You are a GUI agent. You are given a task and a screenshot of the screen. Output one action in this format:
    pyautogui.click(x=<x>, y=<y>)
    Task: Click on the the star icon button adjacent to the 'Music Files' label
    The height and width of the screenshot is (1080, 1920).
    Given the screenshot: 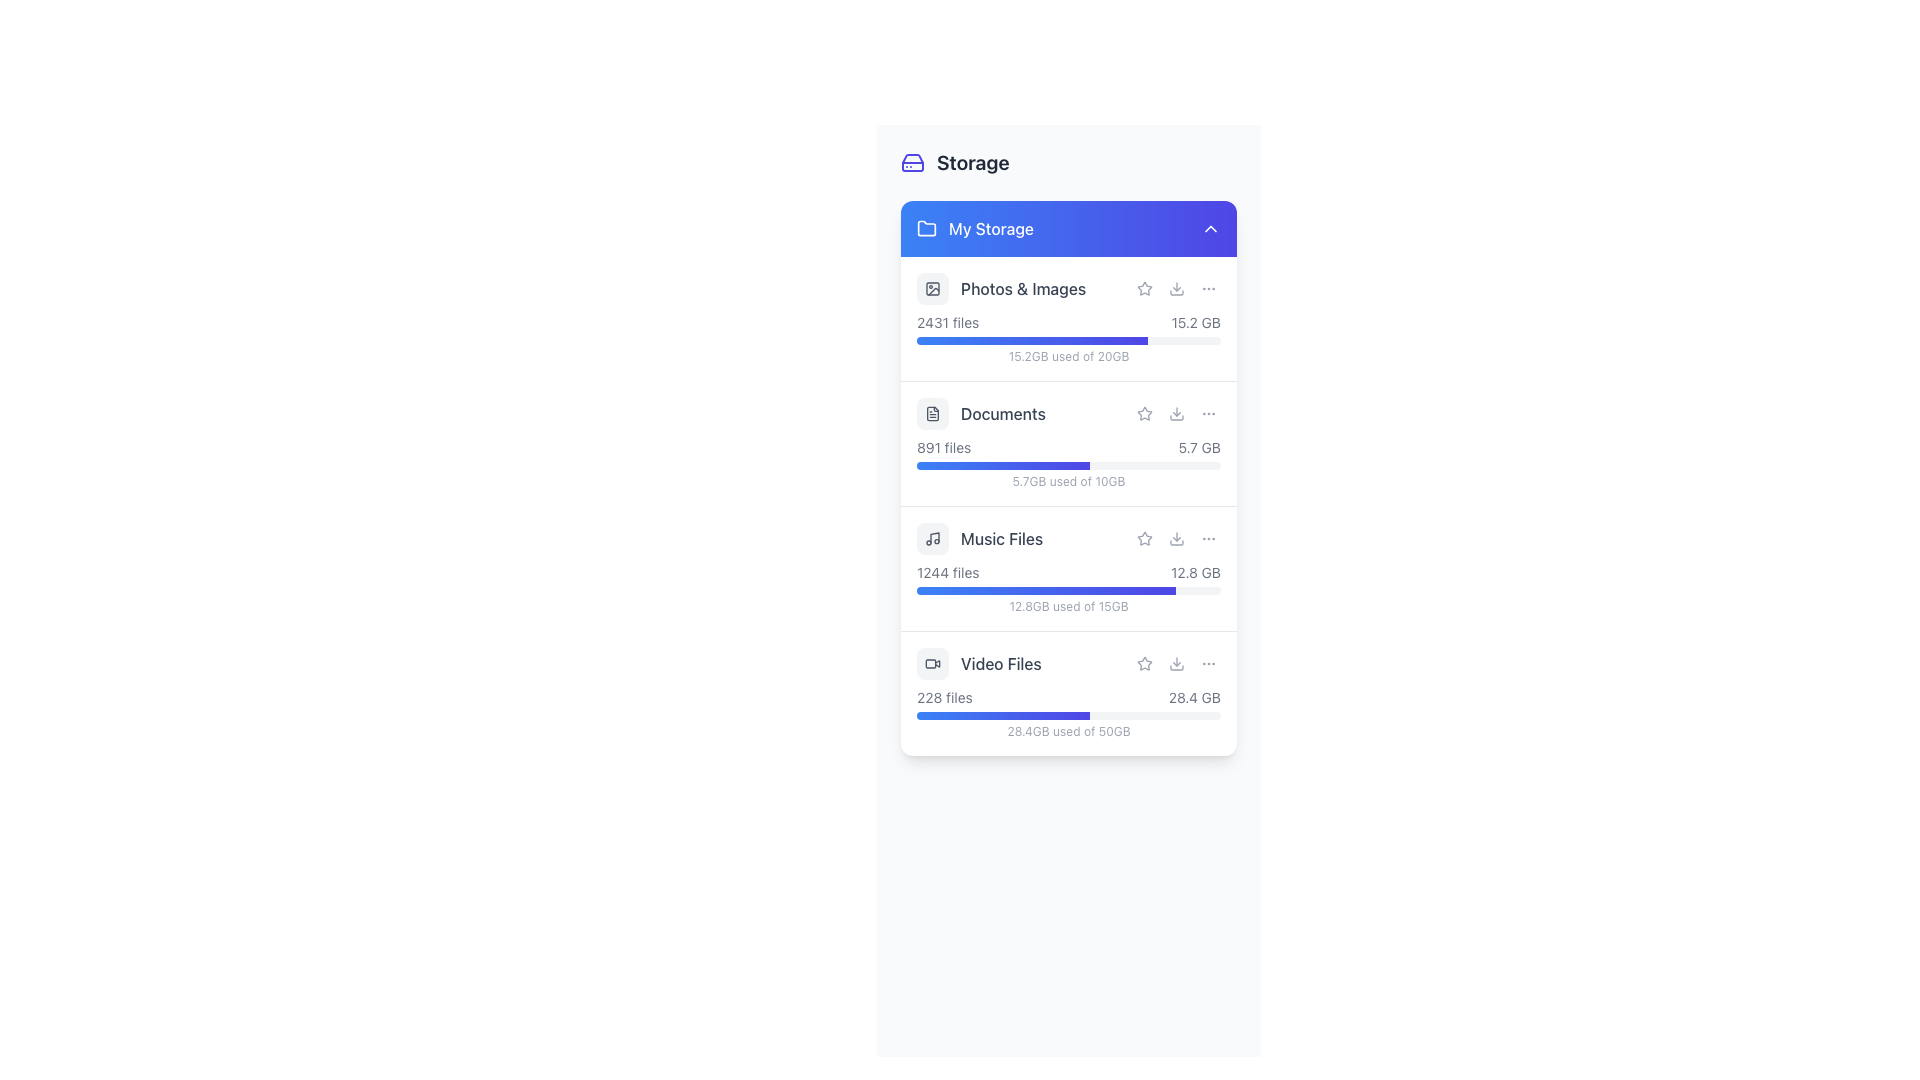 What is the action you would take?
    pyautogui.click(x=1145, y=538)
    